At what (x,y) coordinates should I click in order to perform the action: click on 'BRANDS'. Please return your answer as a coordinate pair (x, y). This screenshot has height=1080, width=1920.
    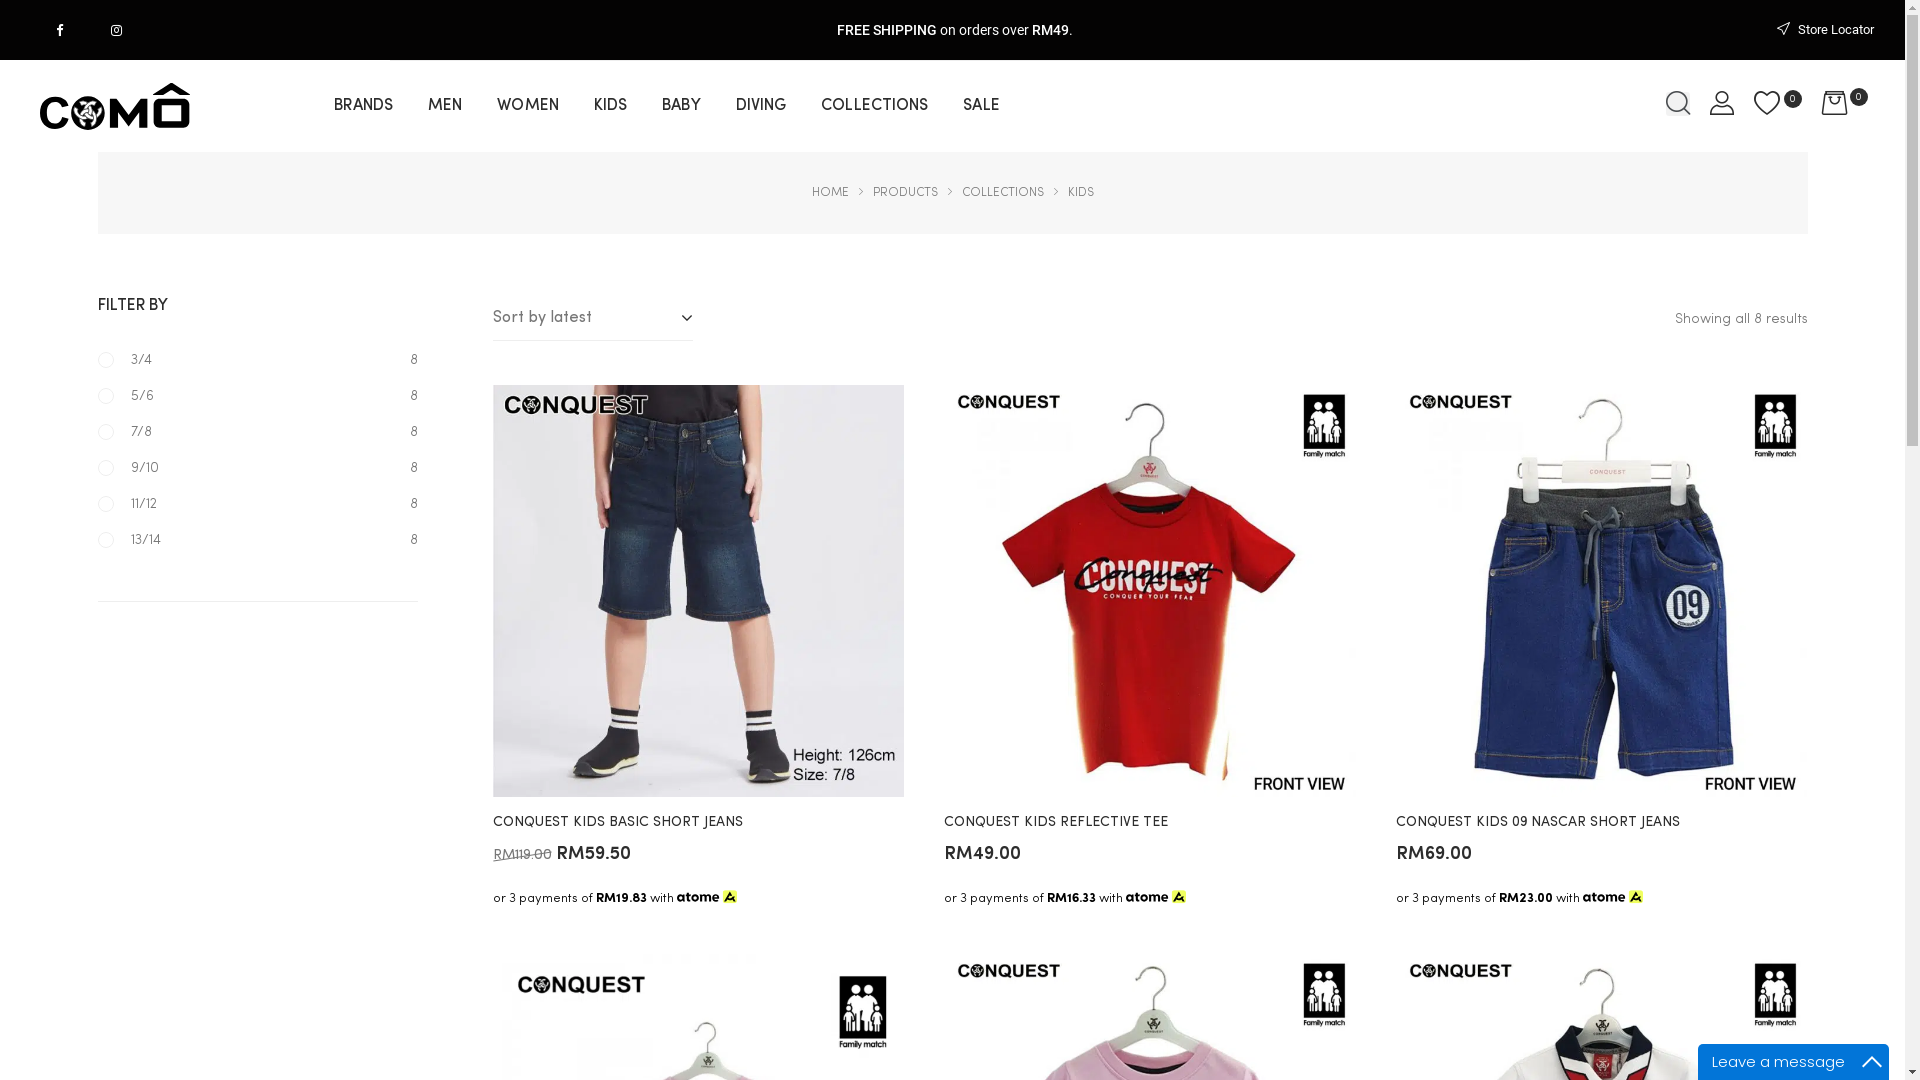
    Looking at the image, I should click on (334, 105).